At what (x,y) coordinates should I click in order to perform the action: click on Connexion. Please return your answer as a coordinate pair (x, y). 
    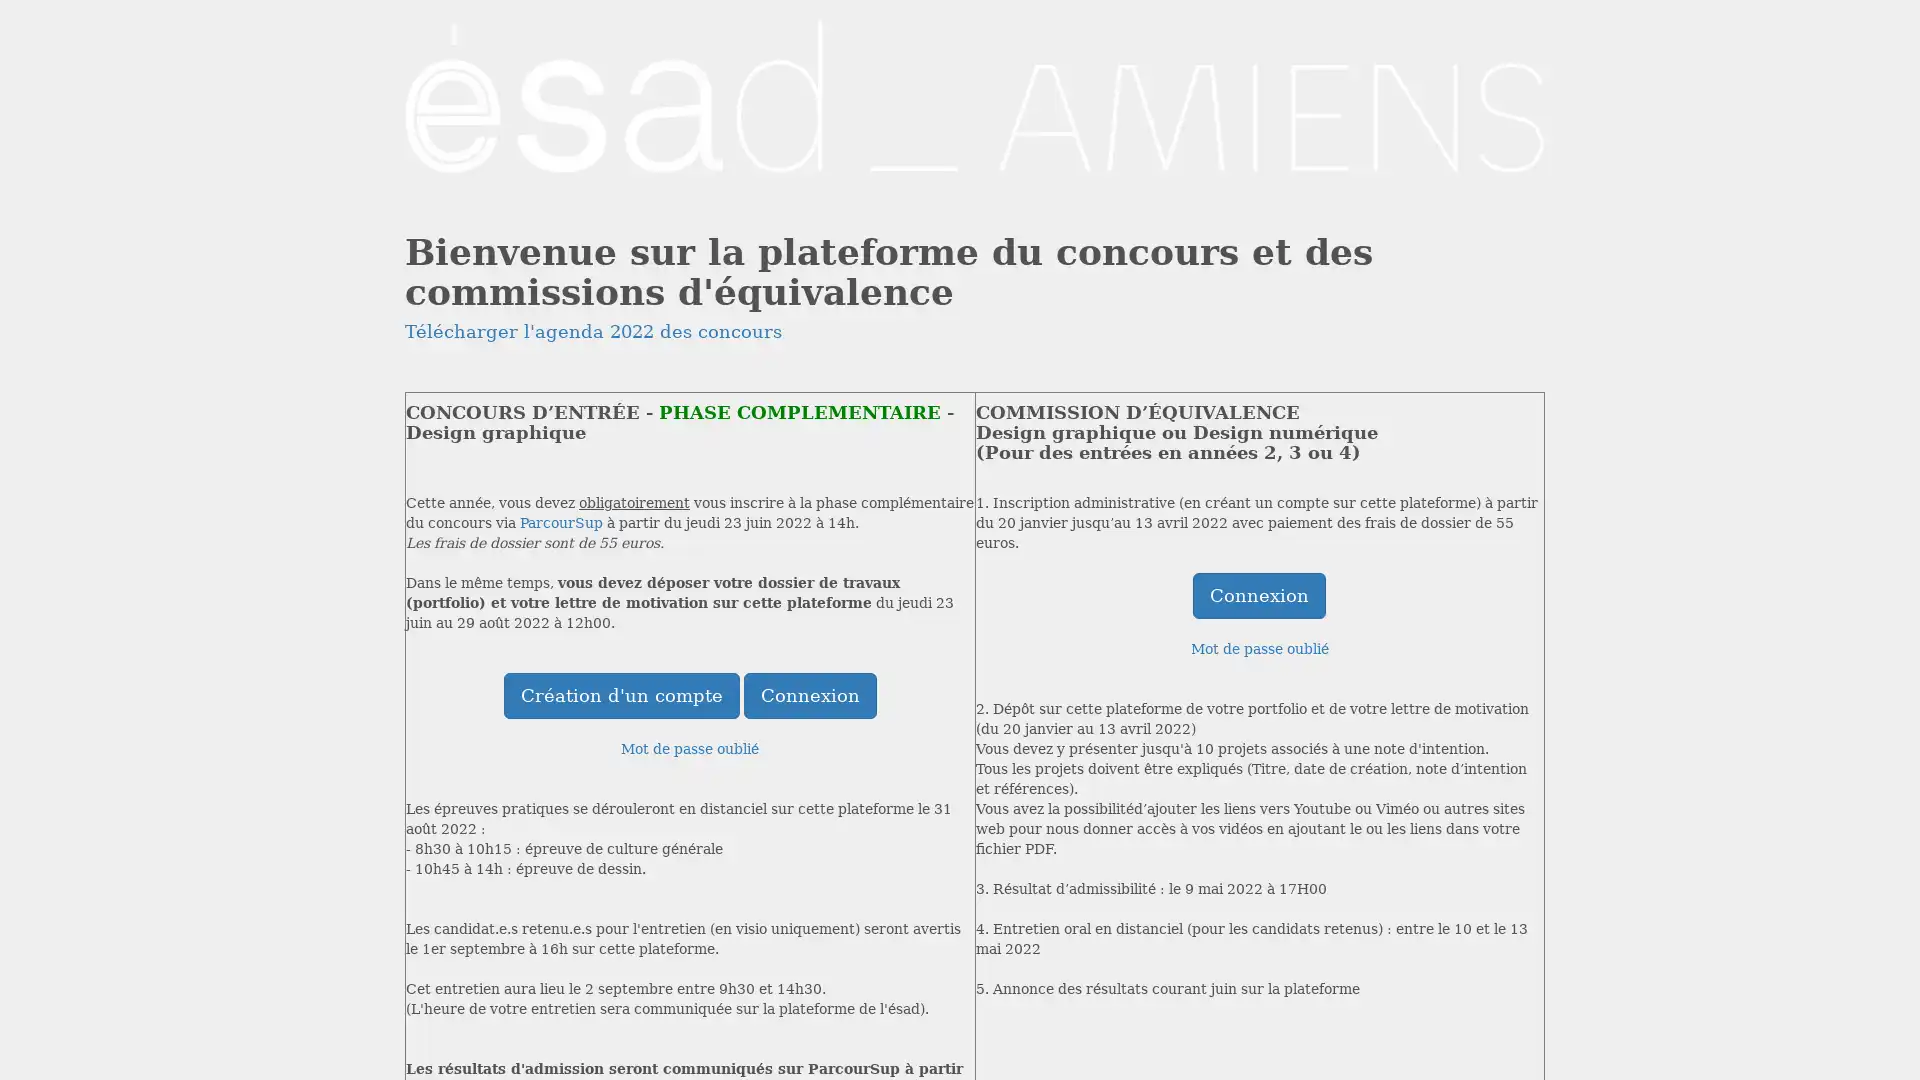
    Looking at the image, I should click on (1258, 593).